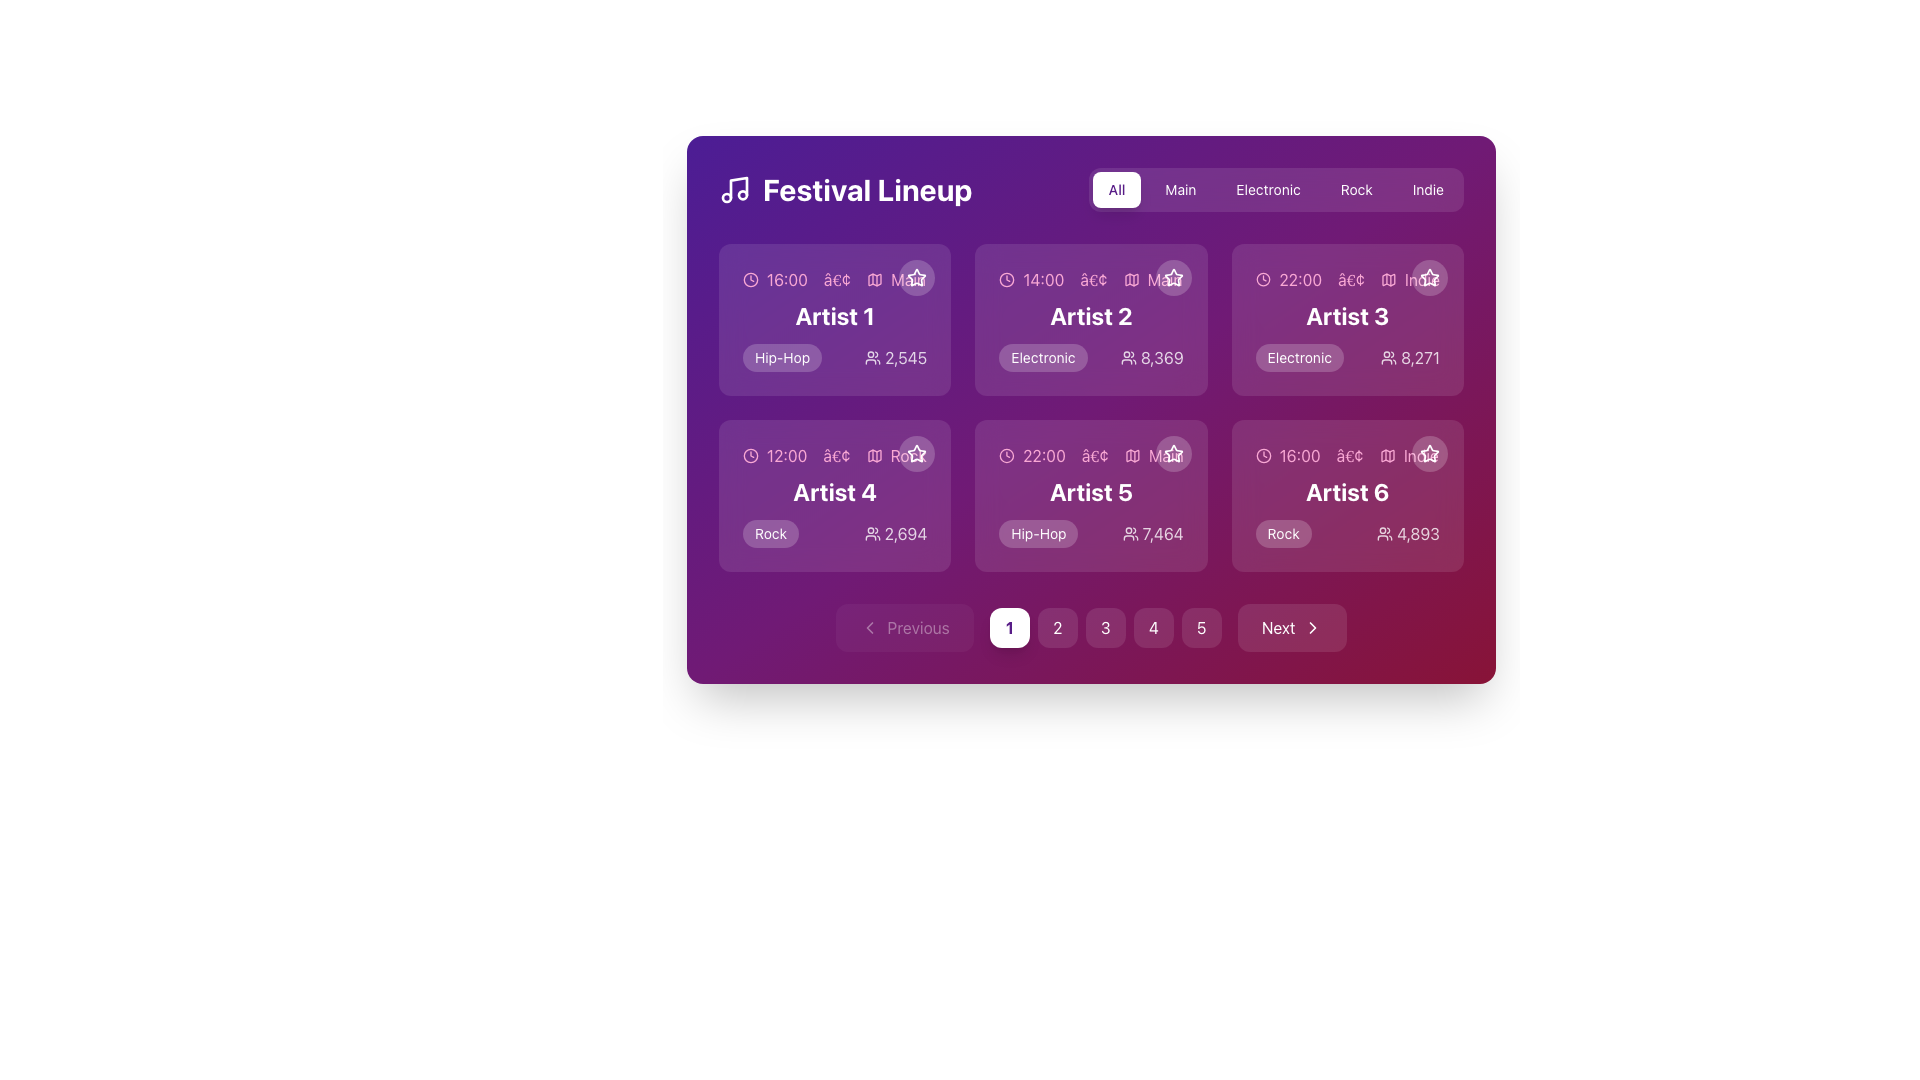  I want to click on the 'Electronic' button, which is the third button in a row of five buttons located in the 'Festival Lineup' section, to filter content by 'Electronic', so click(1266, 189).